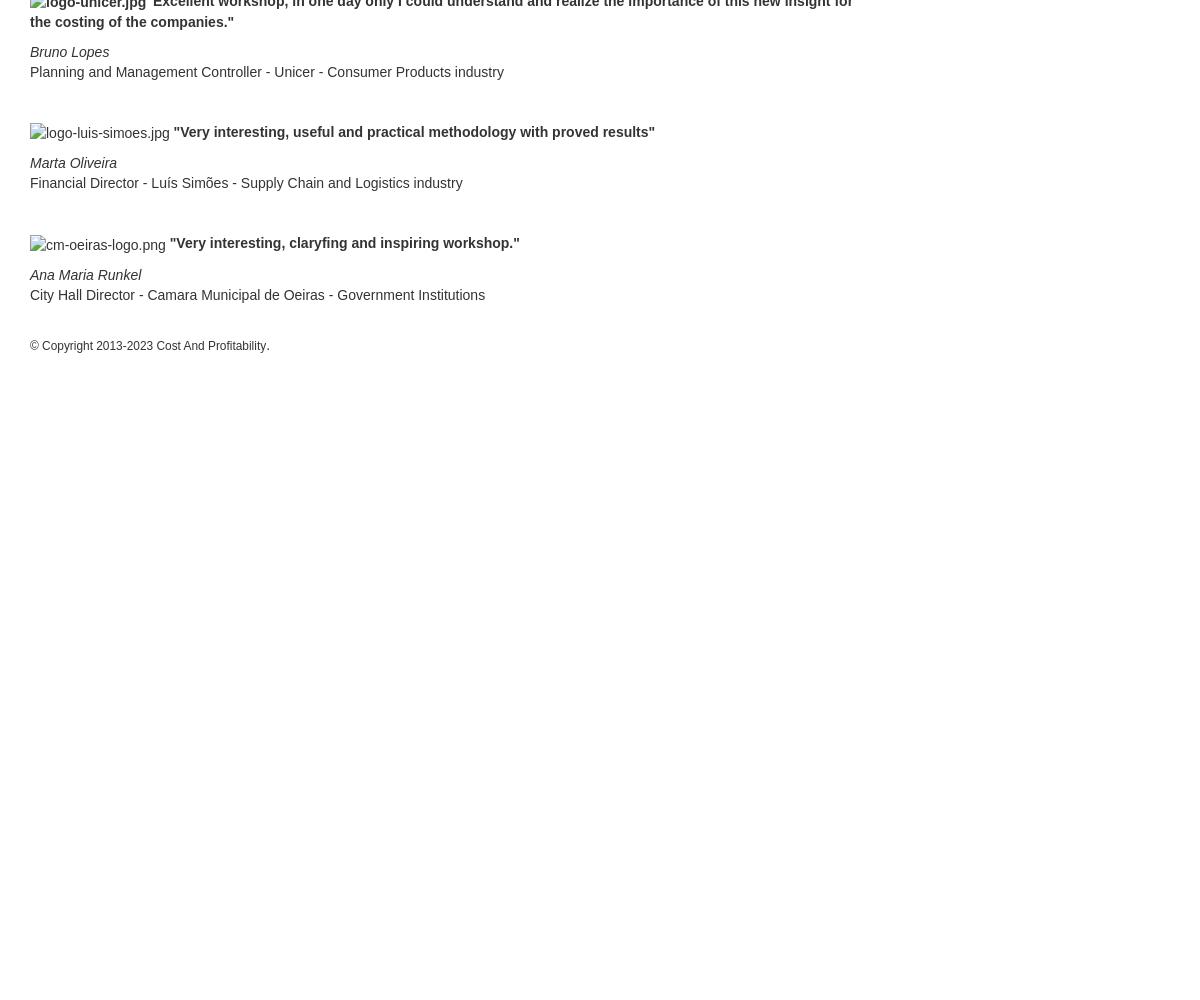 This screenshot has width=1200, height=1000. Describe the element at coordinates (73, 163) in the screenshot. I see `'Marta Oliveira'` at that location.